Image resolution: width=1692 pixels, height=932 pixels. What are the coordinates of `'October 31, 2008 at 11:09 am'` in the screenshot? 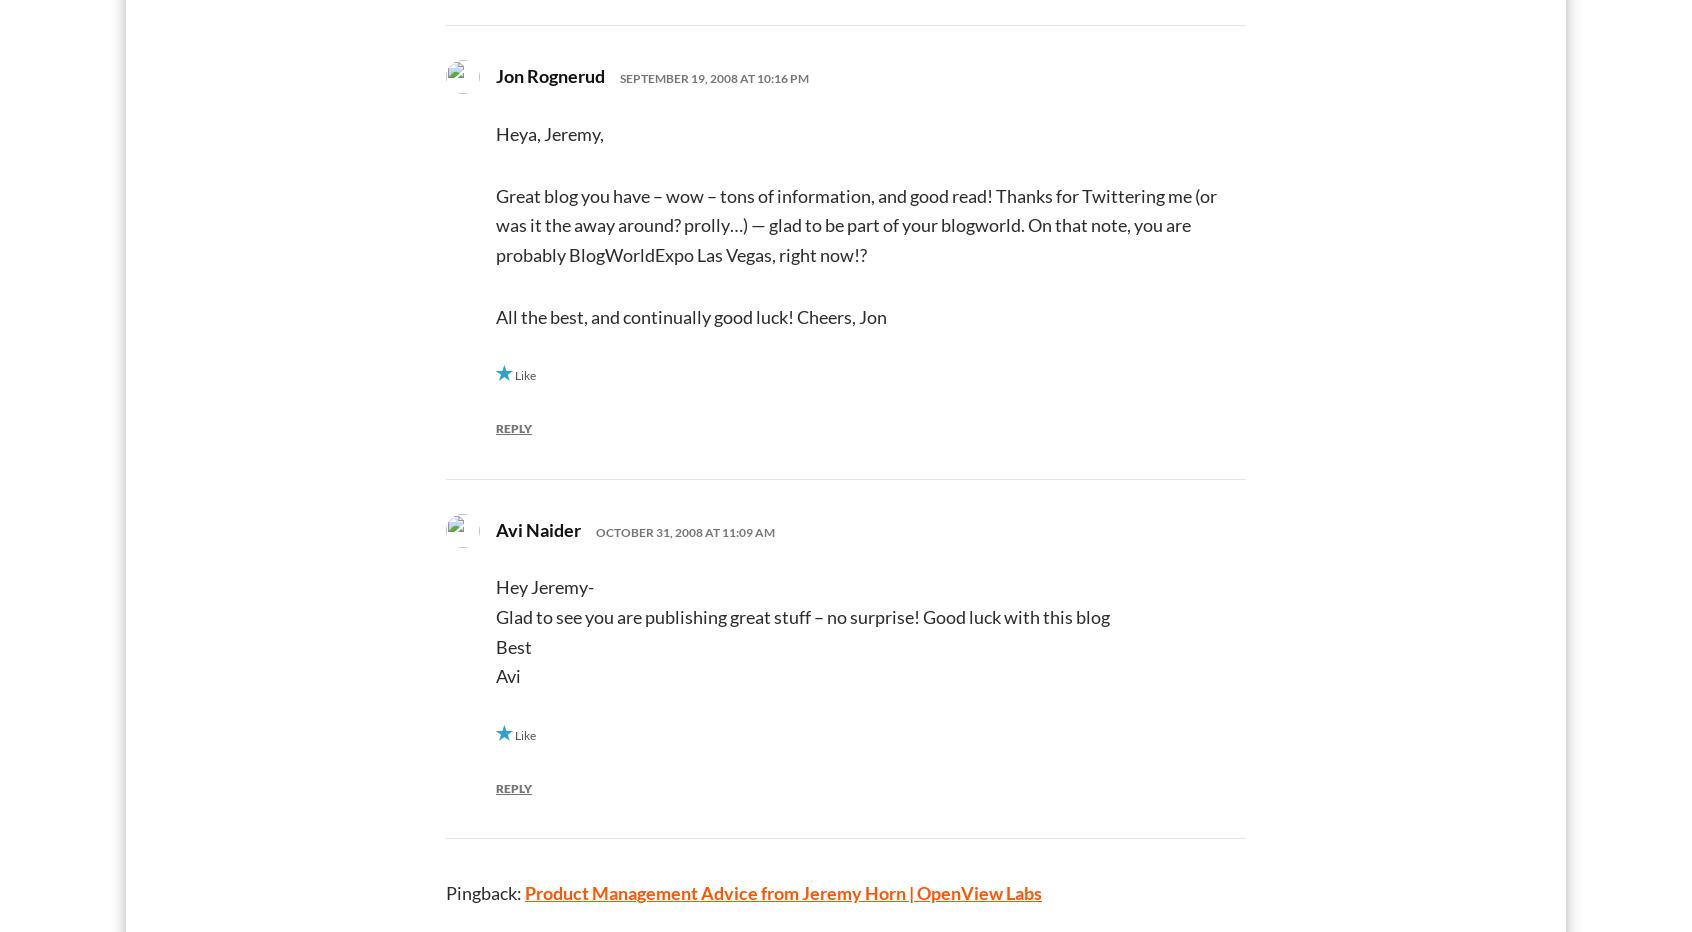 It's located at (685, 531).